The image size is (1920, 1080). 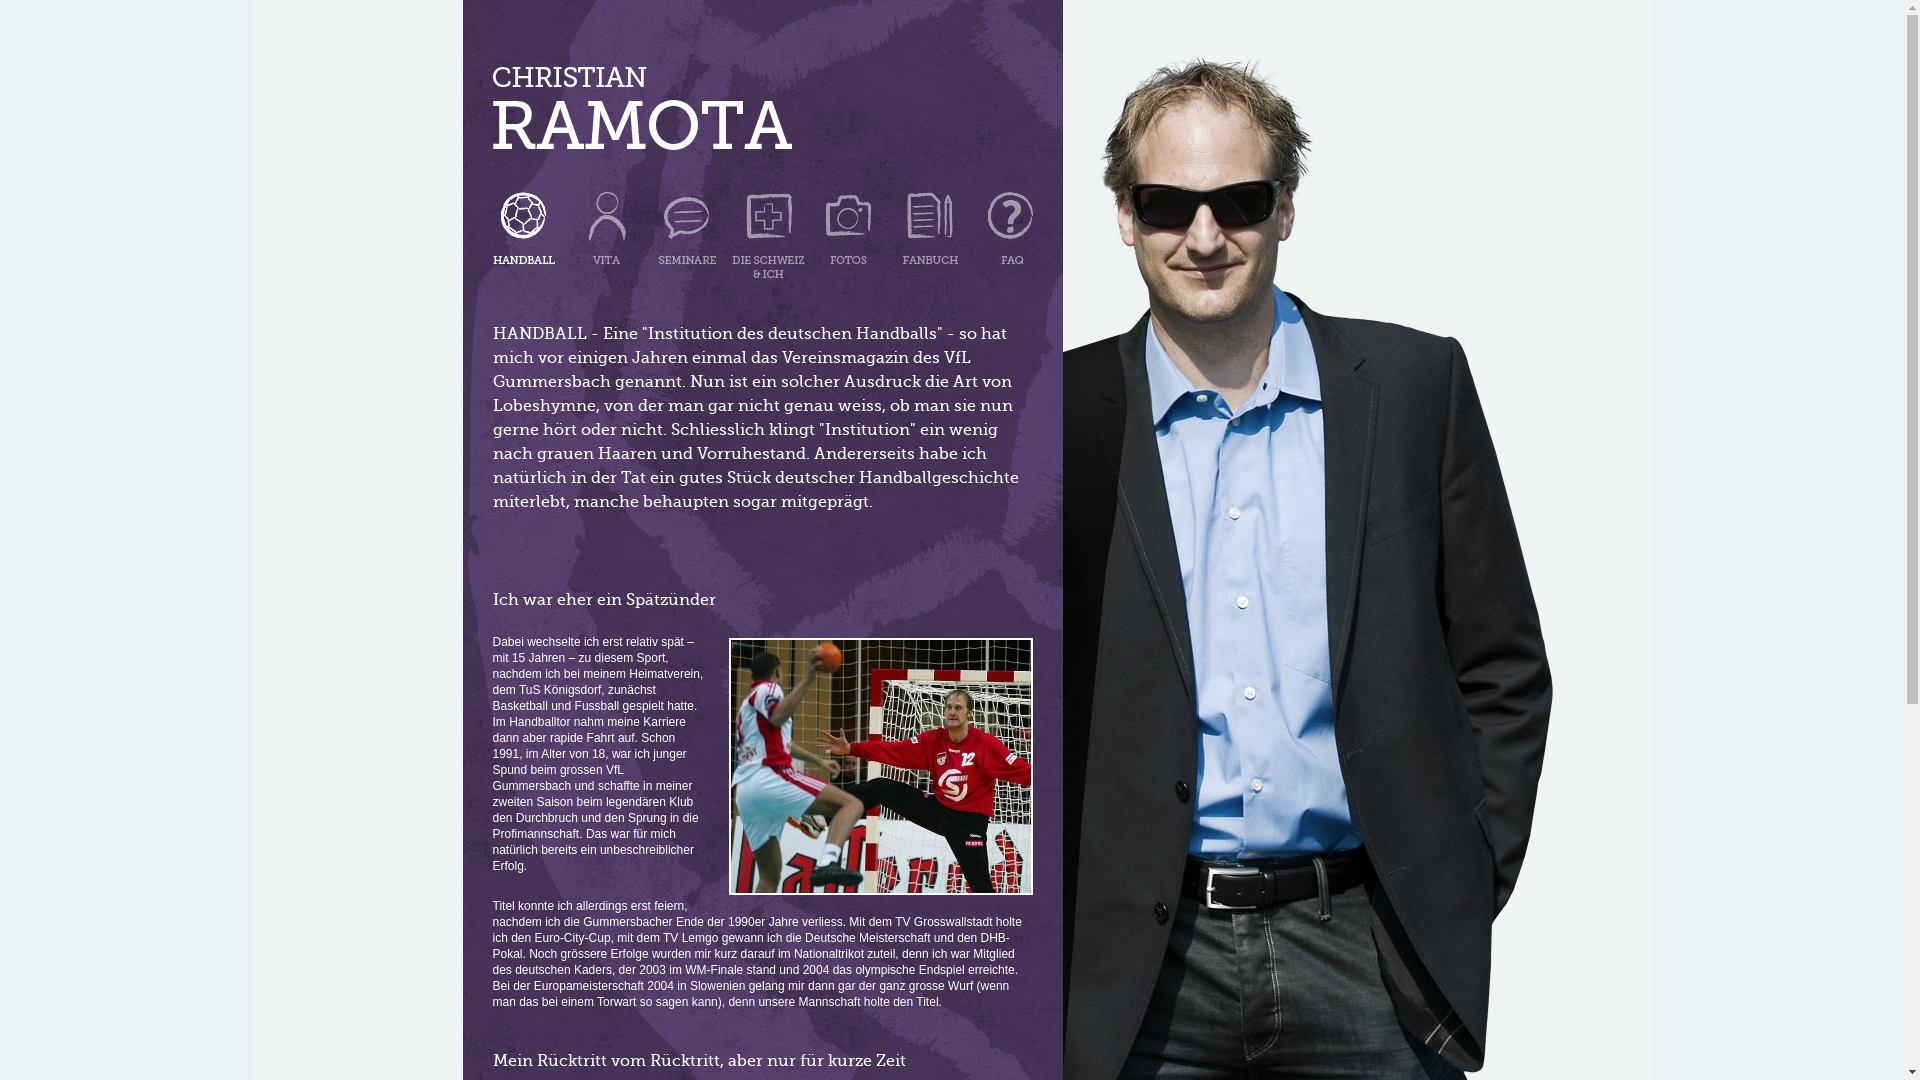 What do you see at coordinates (607, 222) in the screenshot?
I see `' '` at bounding box center [607, 222].